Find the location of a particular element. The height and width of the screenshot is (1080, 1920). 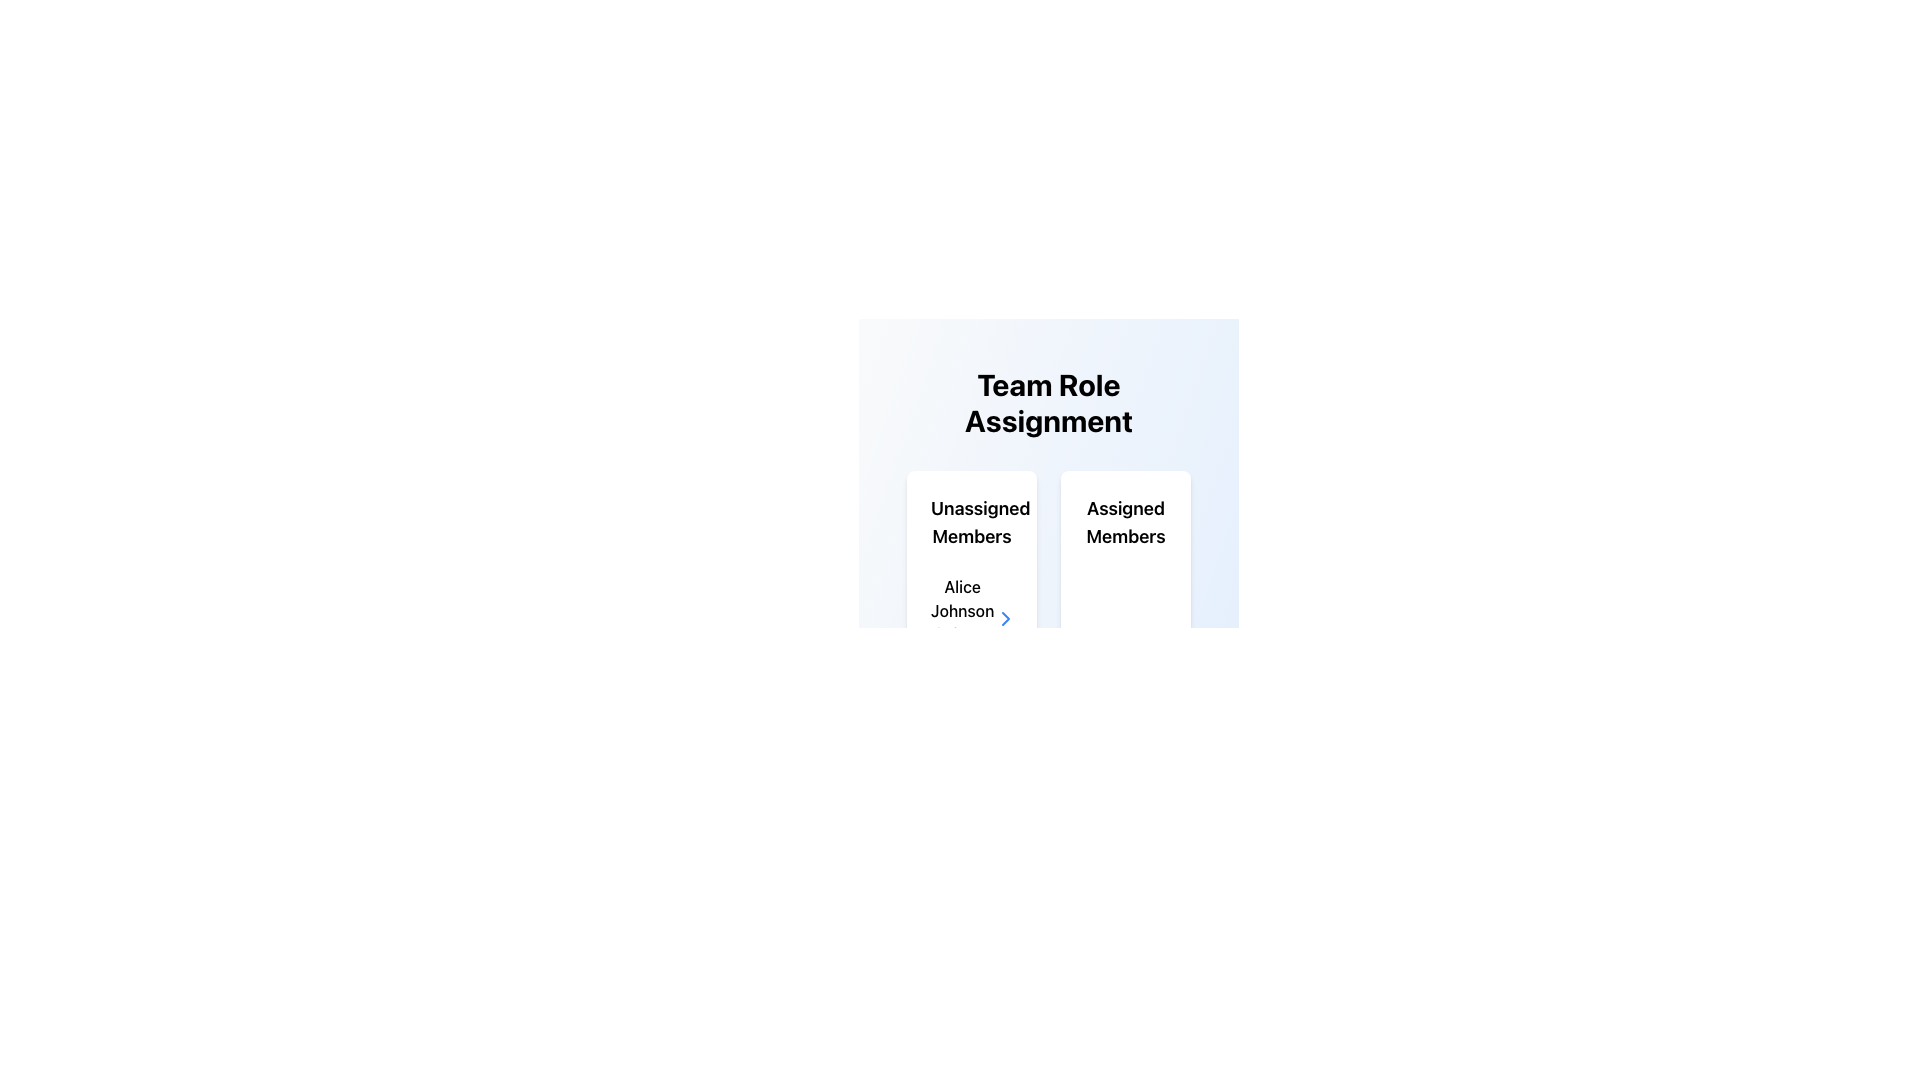

the rightward-pointing arrowhead-shaped icon located to the right of 'Alice Johnson' in the 'Unassigned Members' card under 'Team Role Assignment' is located at coordinates (1006, 617).